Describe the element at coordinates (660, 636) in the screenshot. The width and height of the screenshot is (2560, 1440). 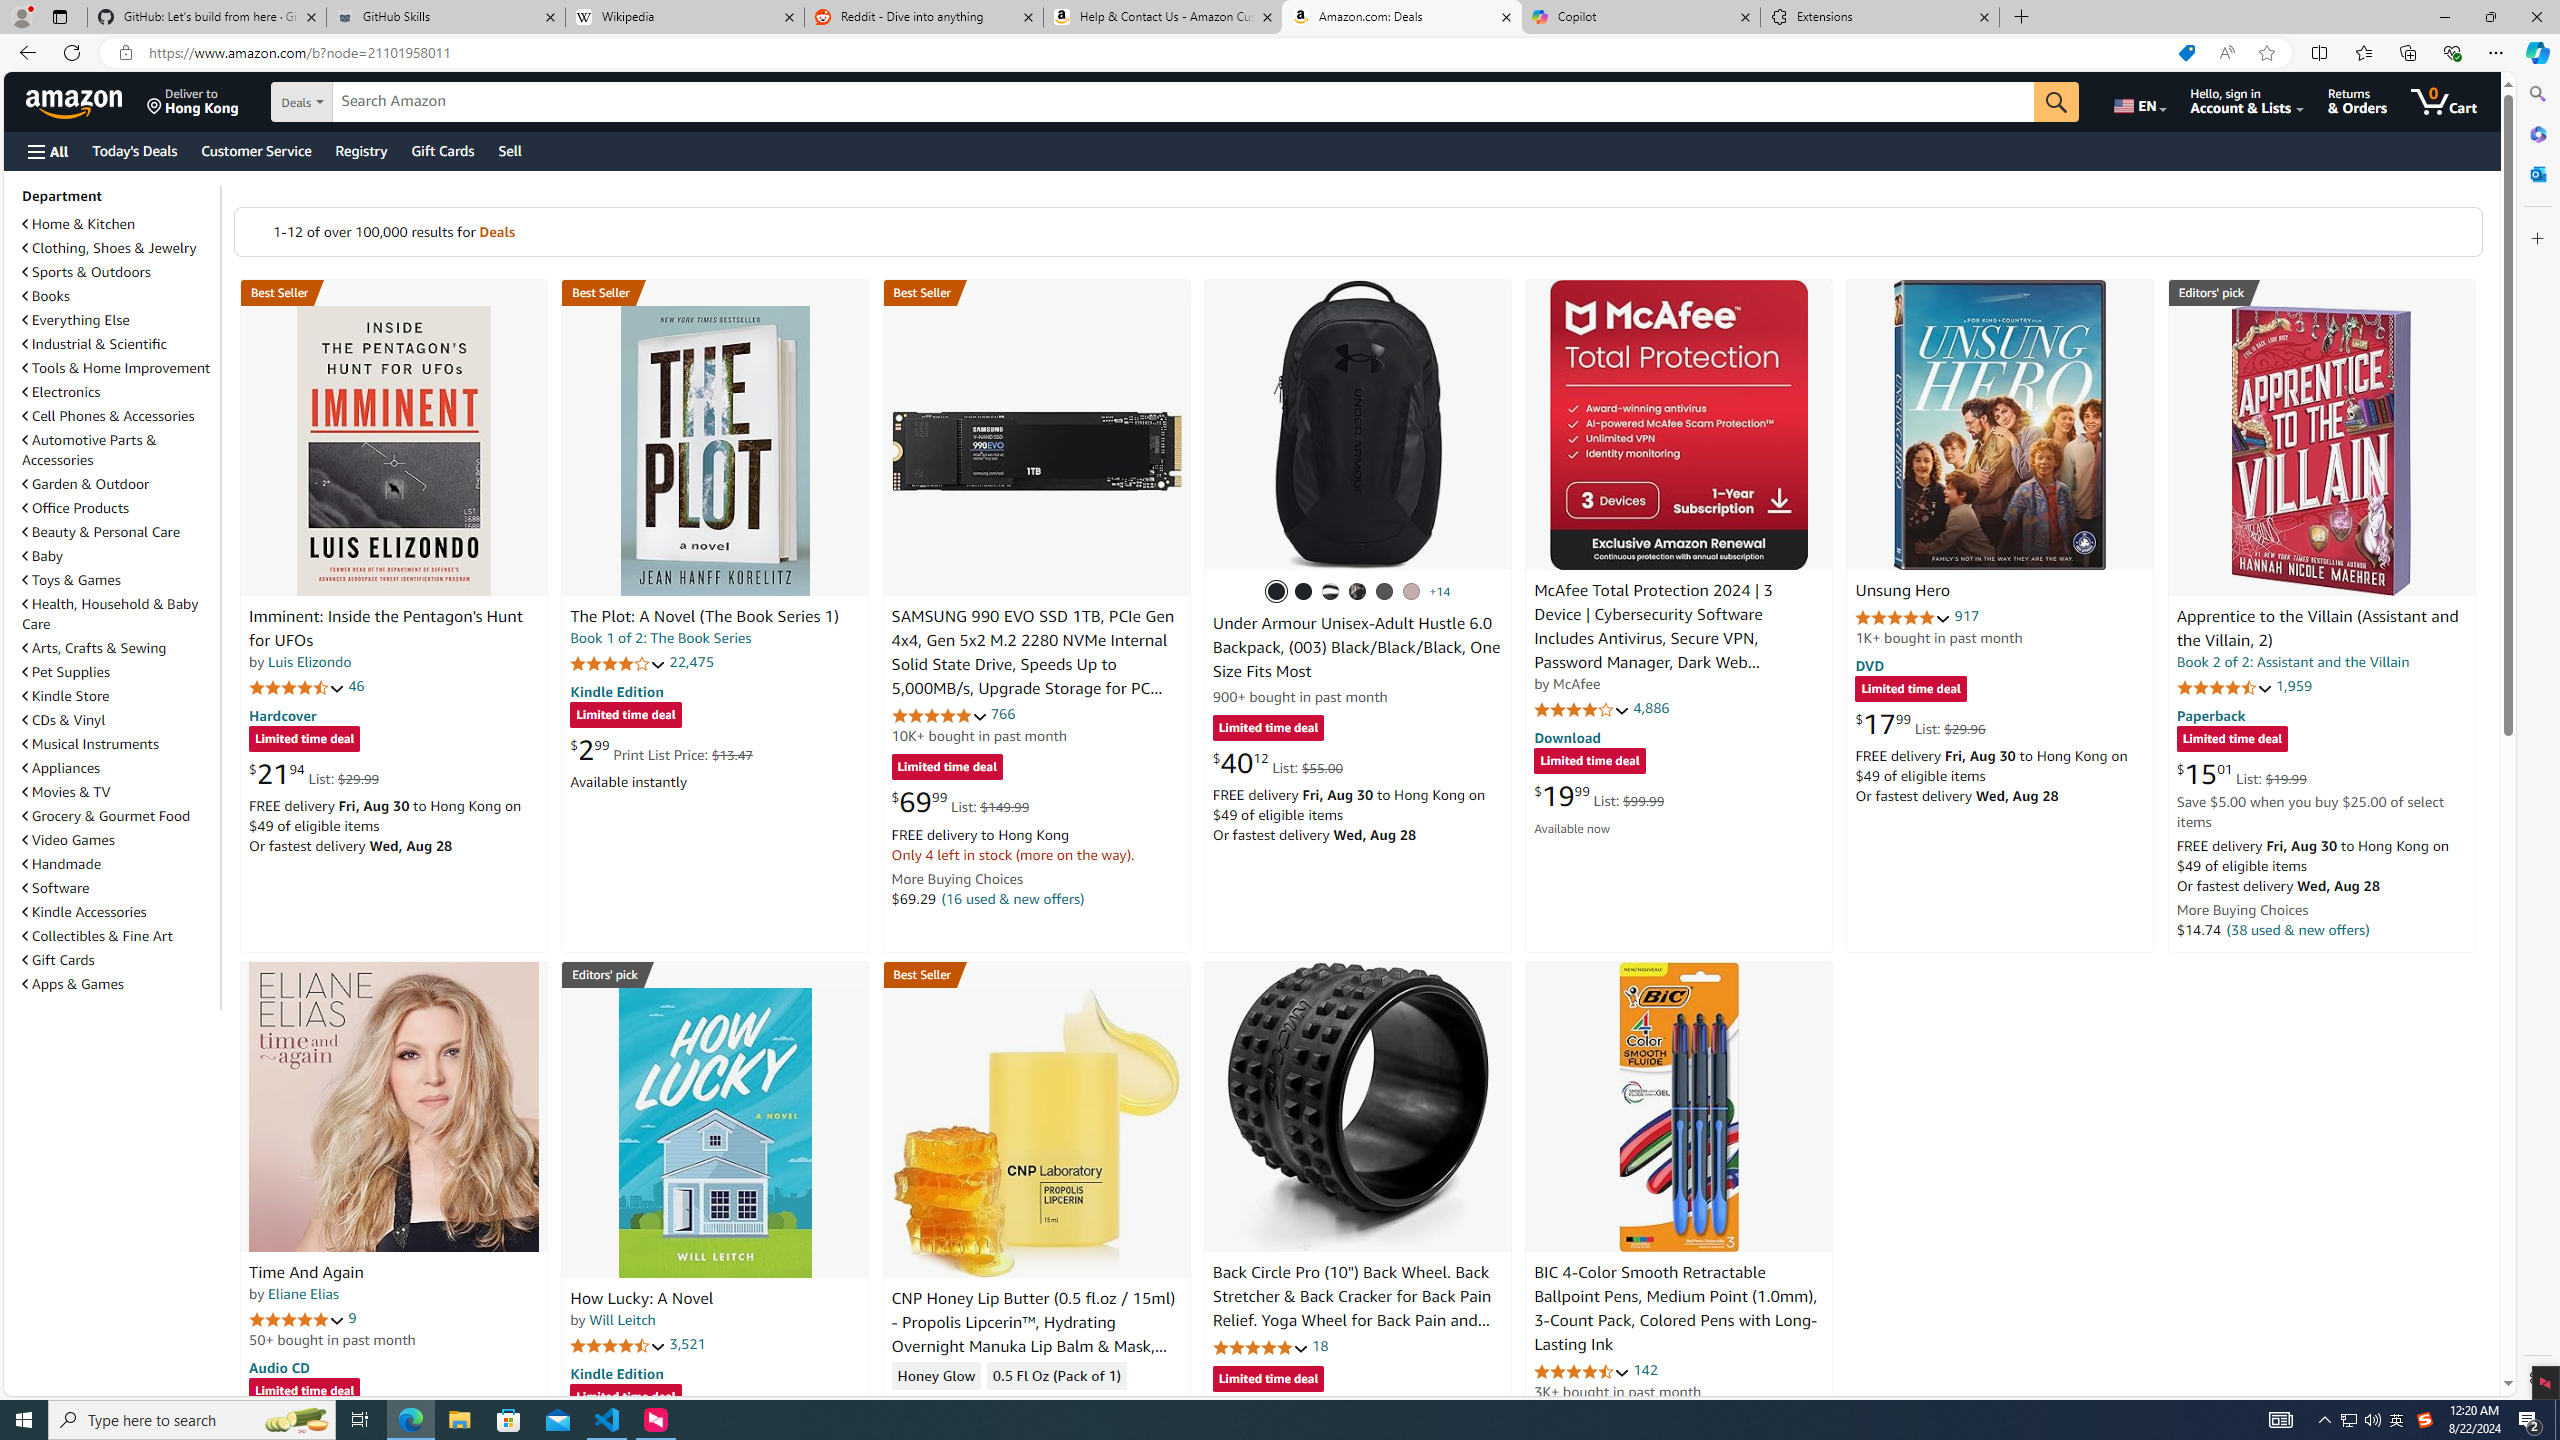
I see `'Book 1 of 2: The Book Series'` at that location.